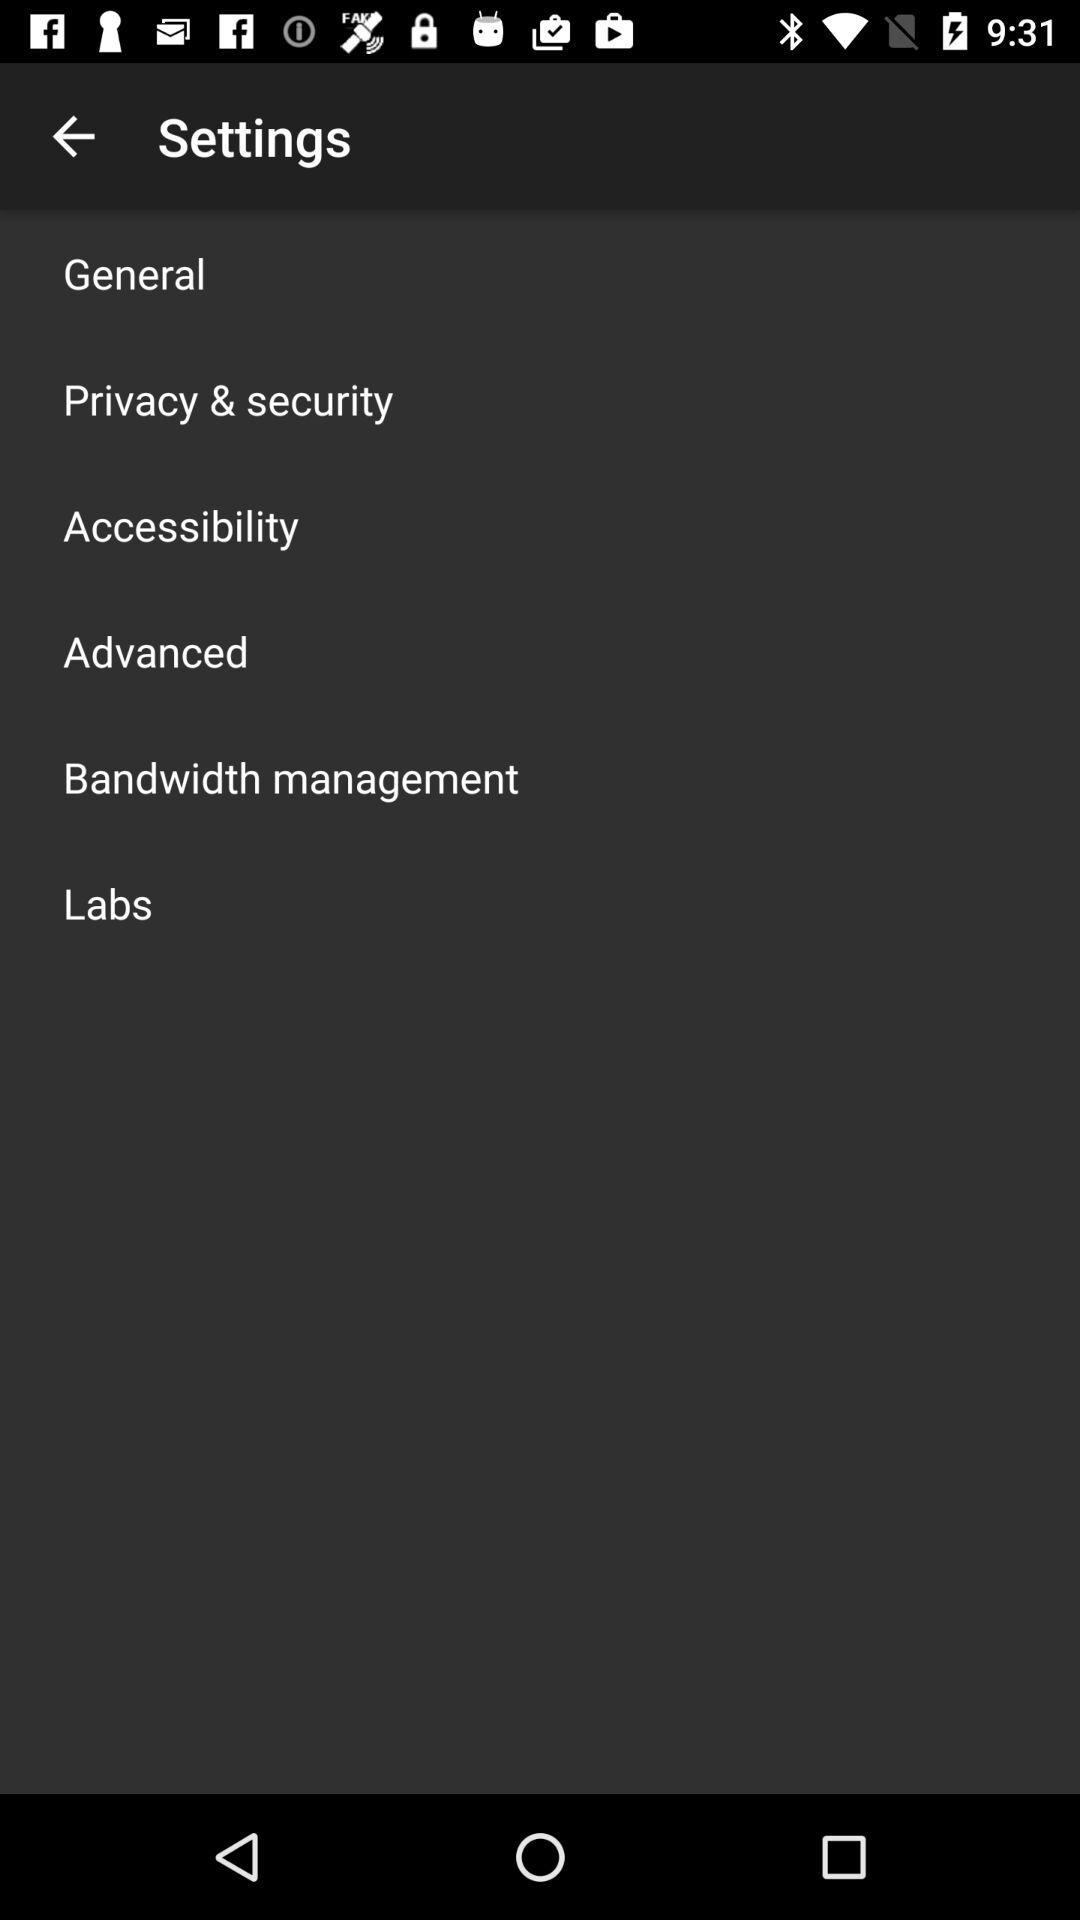 The image size is (1080, 1920). I want to click on the app below the accessibility item, so click(154, 651).